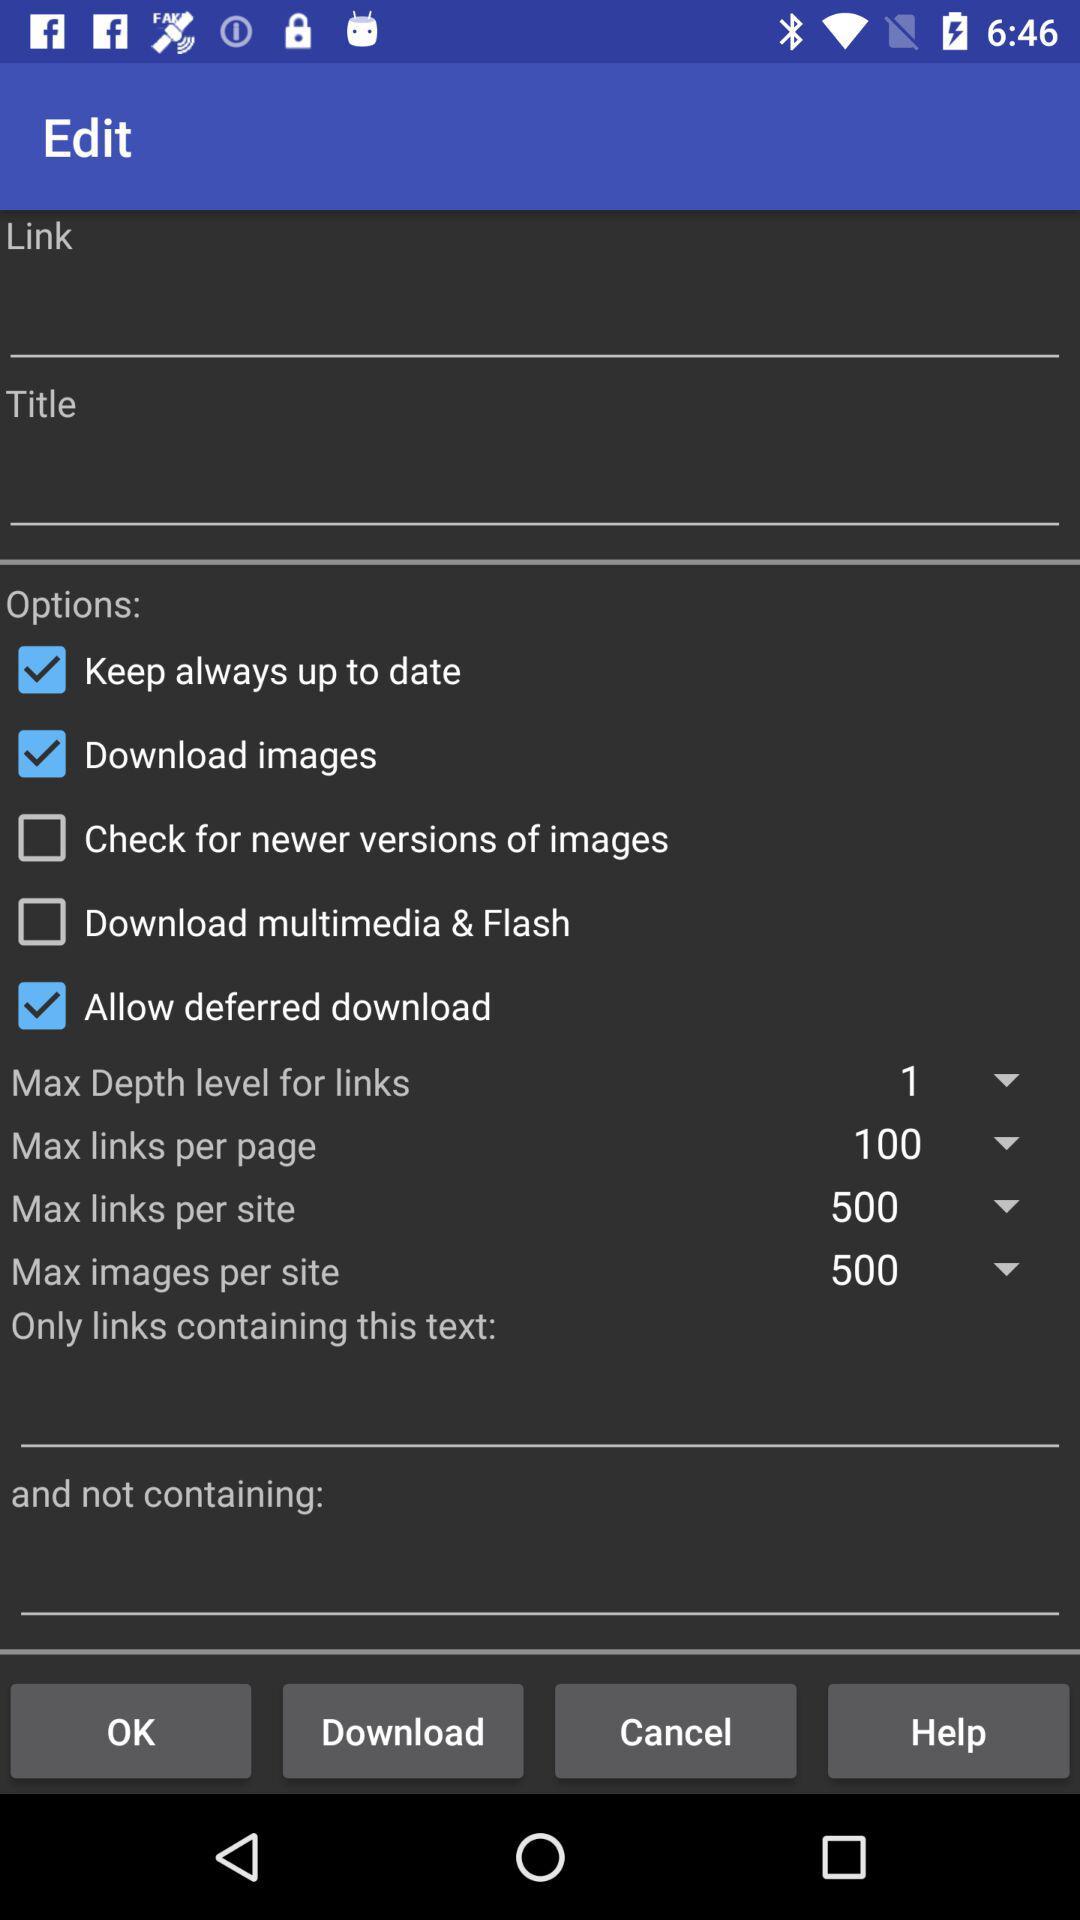 Image resolution: width=1080 pixels, height=1920 pixels. Describe the element at coordinates (533, 486) in the screenshot. I see `title` at that location.